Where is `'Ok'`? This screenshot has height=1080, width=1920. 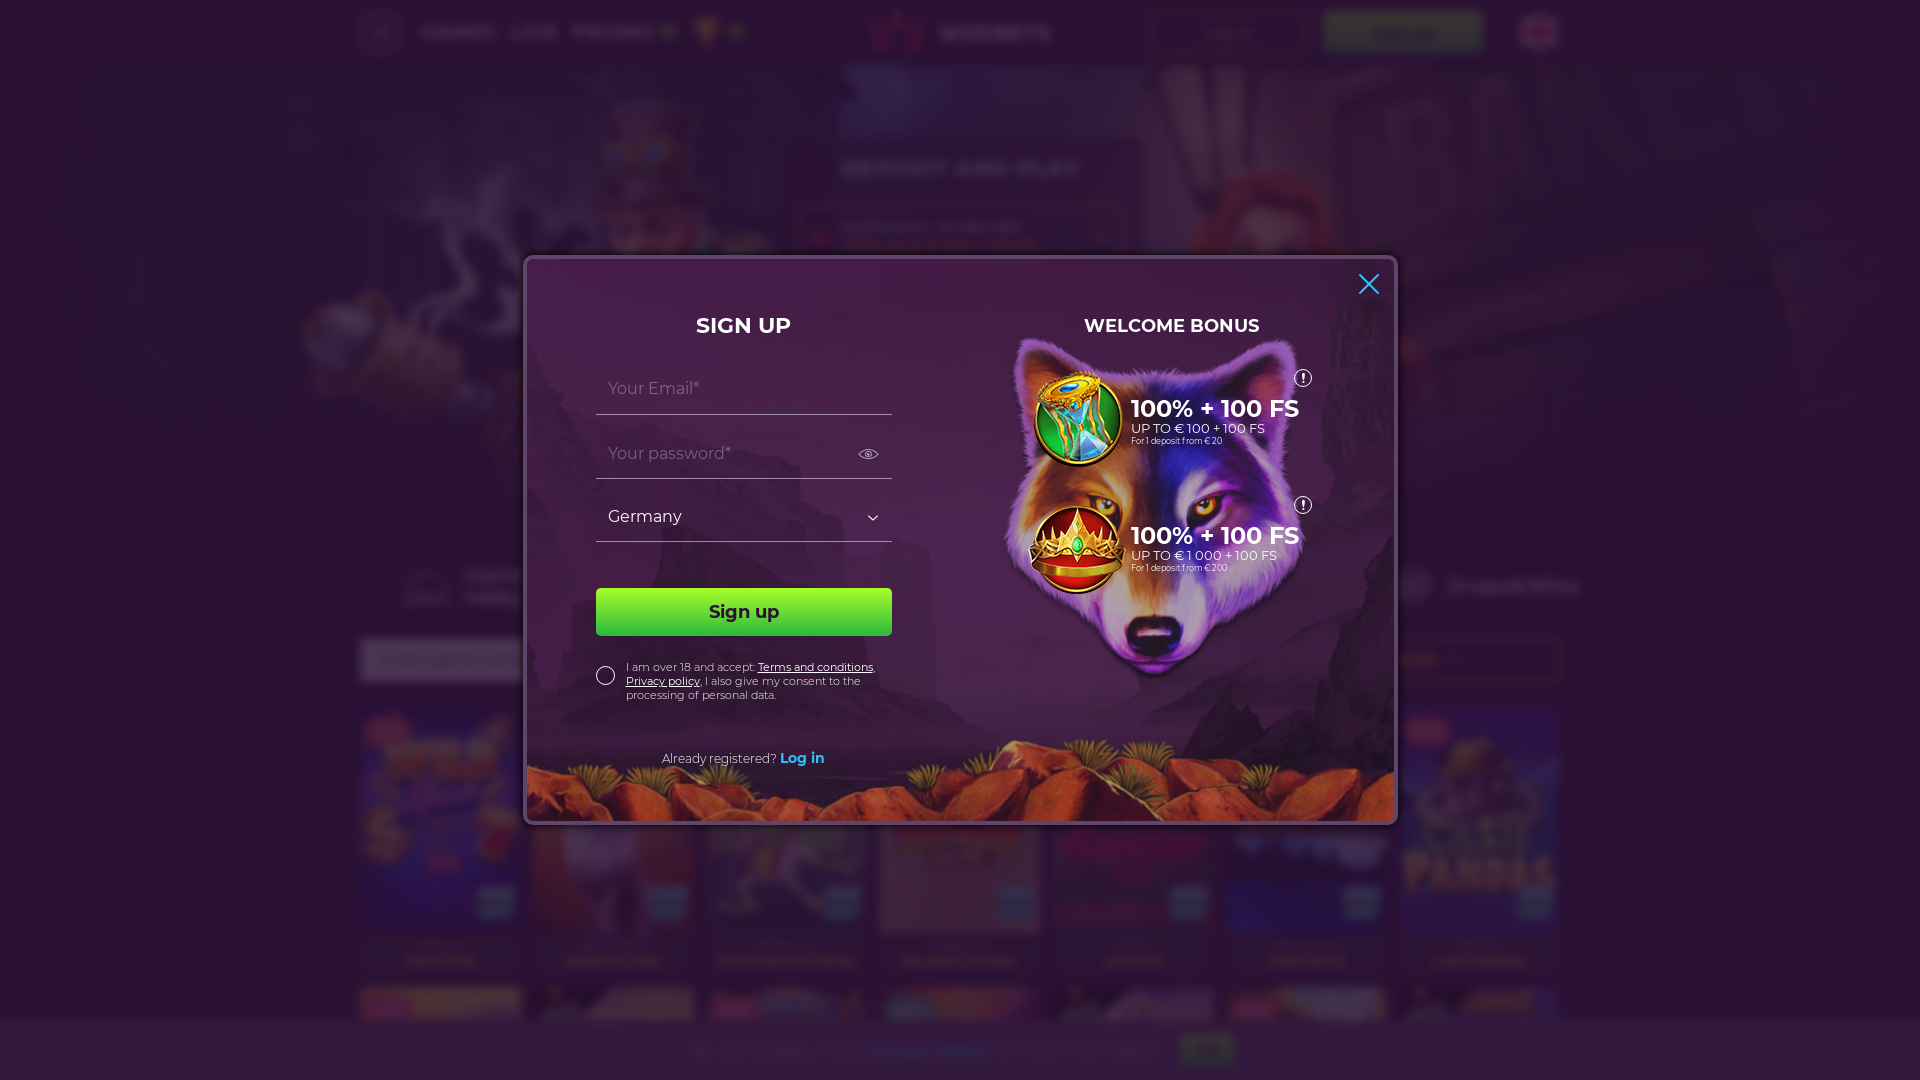 'Ok' is located at coordinates (1205, 1049).